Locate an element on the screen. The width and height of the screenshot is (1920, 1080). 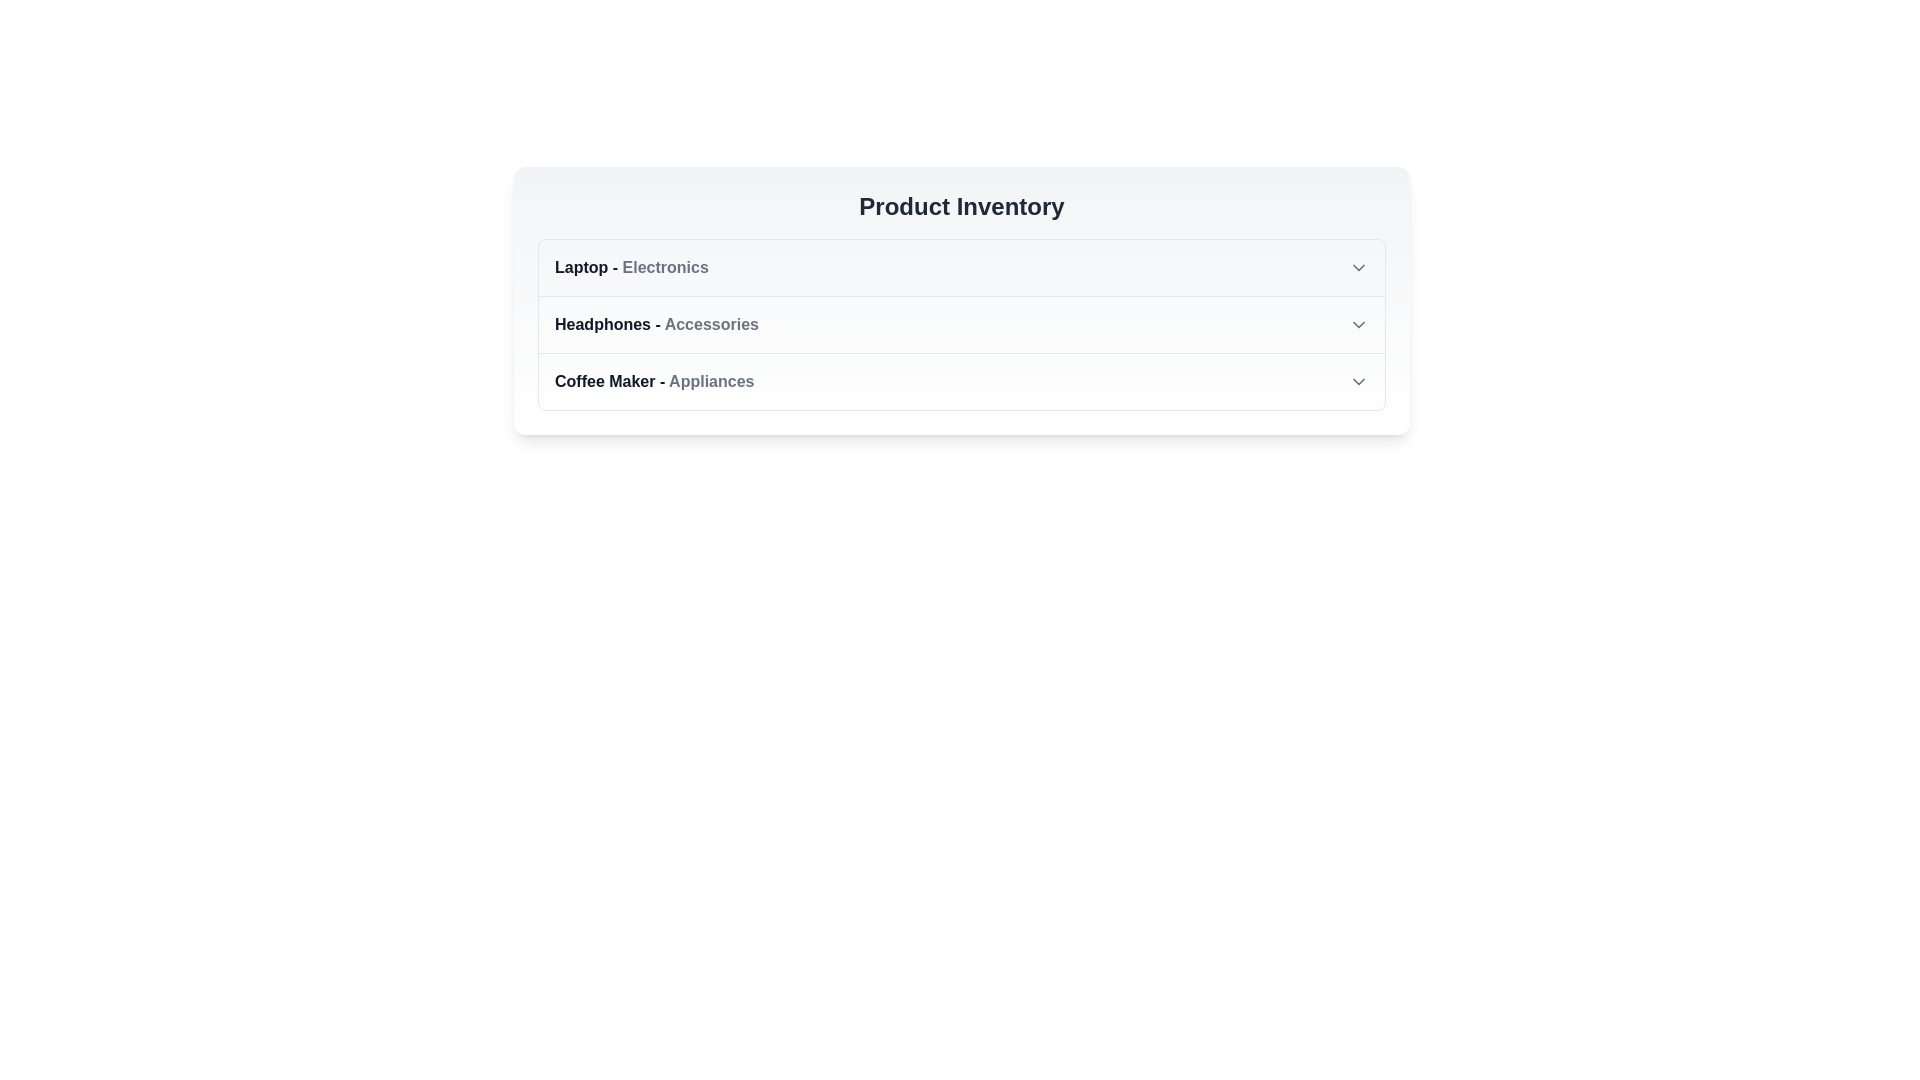
the chevron icon to expand or collapse the row for Headphones - Accessories is located at coordinates (1358, 323).